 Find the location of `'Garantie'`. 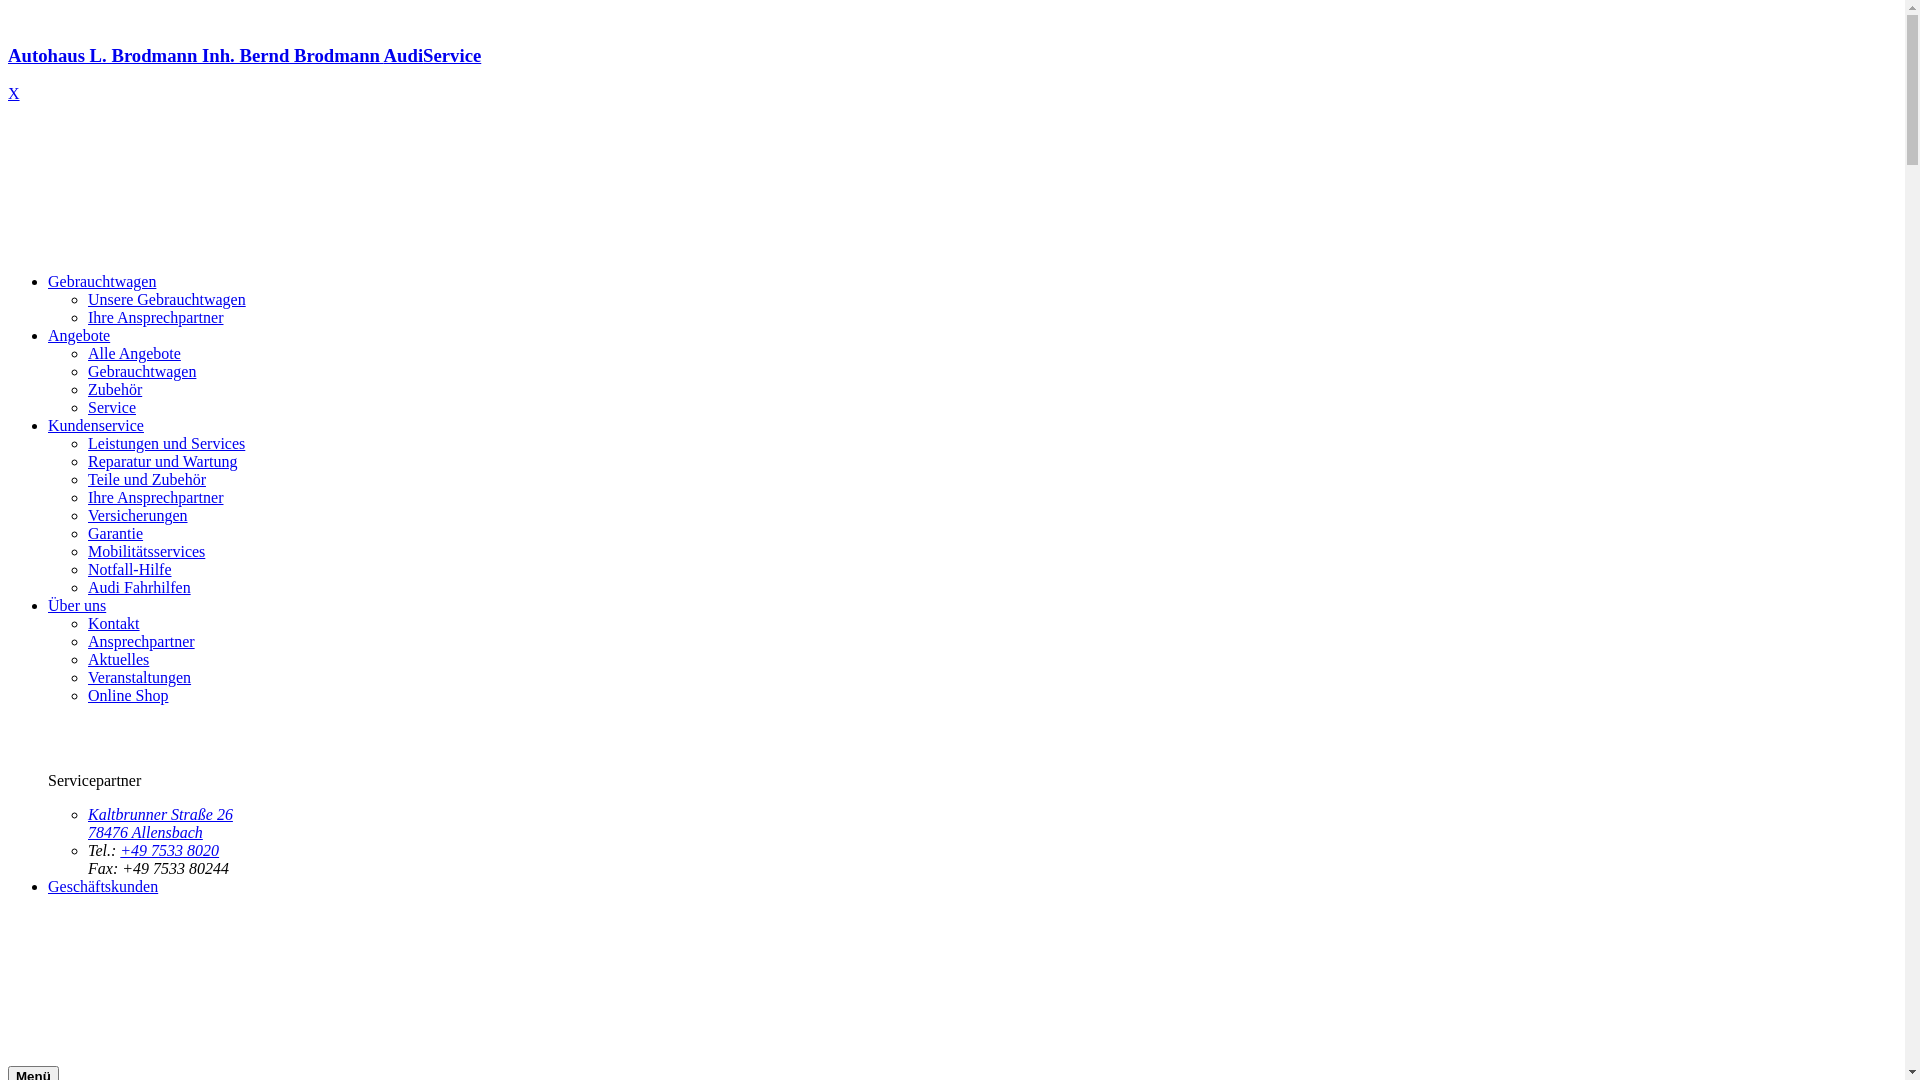

'Garantie' is located at coordinates (86, 532).